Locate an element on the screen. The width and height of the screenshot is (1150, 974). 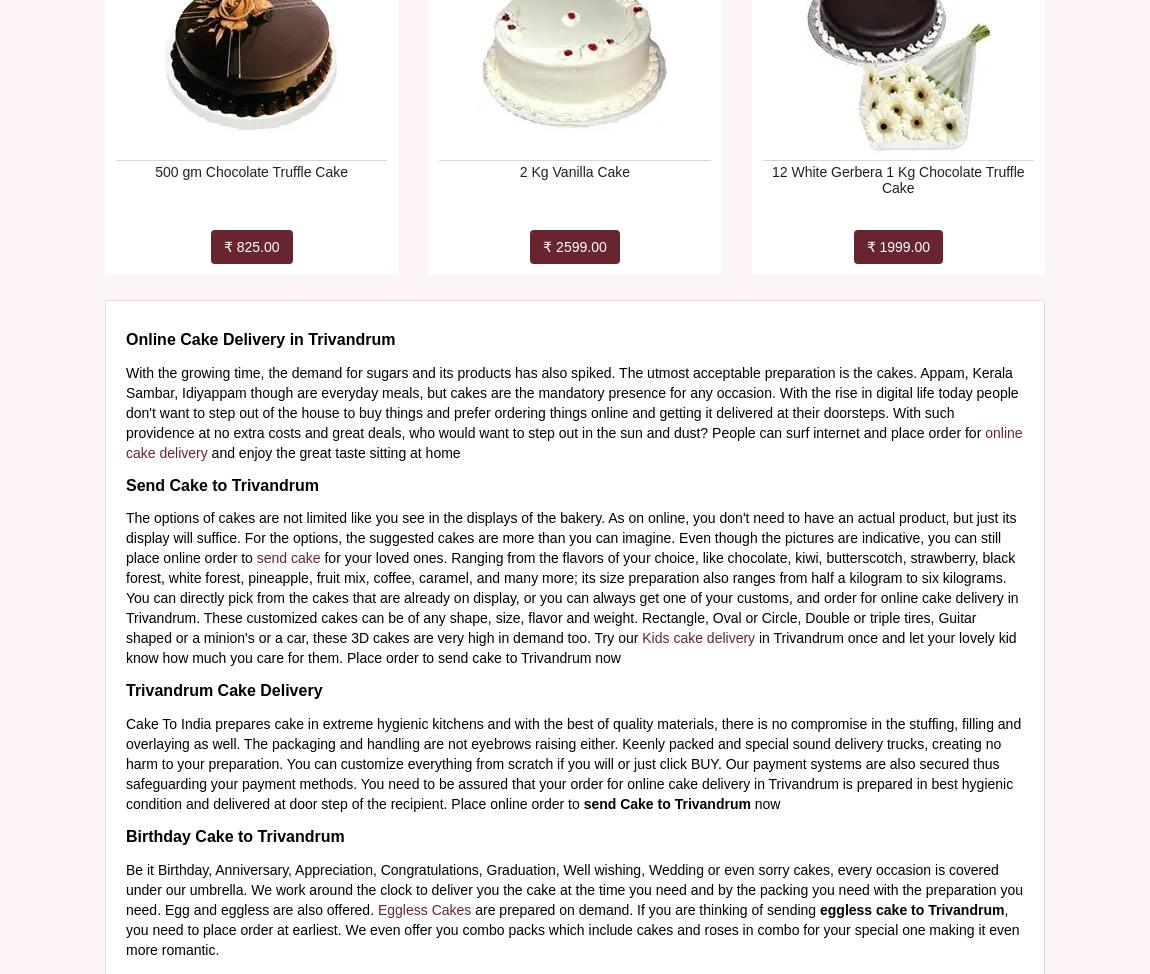
'now' is located at coordinates (763, 801).